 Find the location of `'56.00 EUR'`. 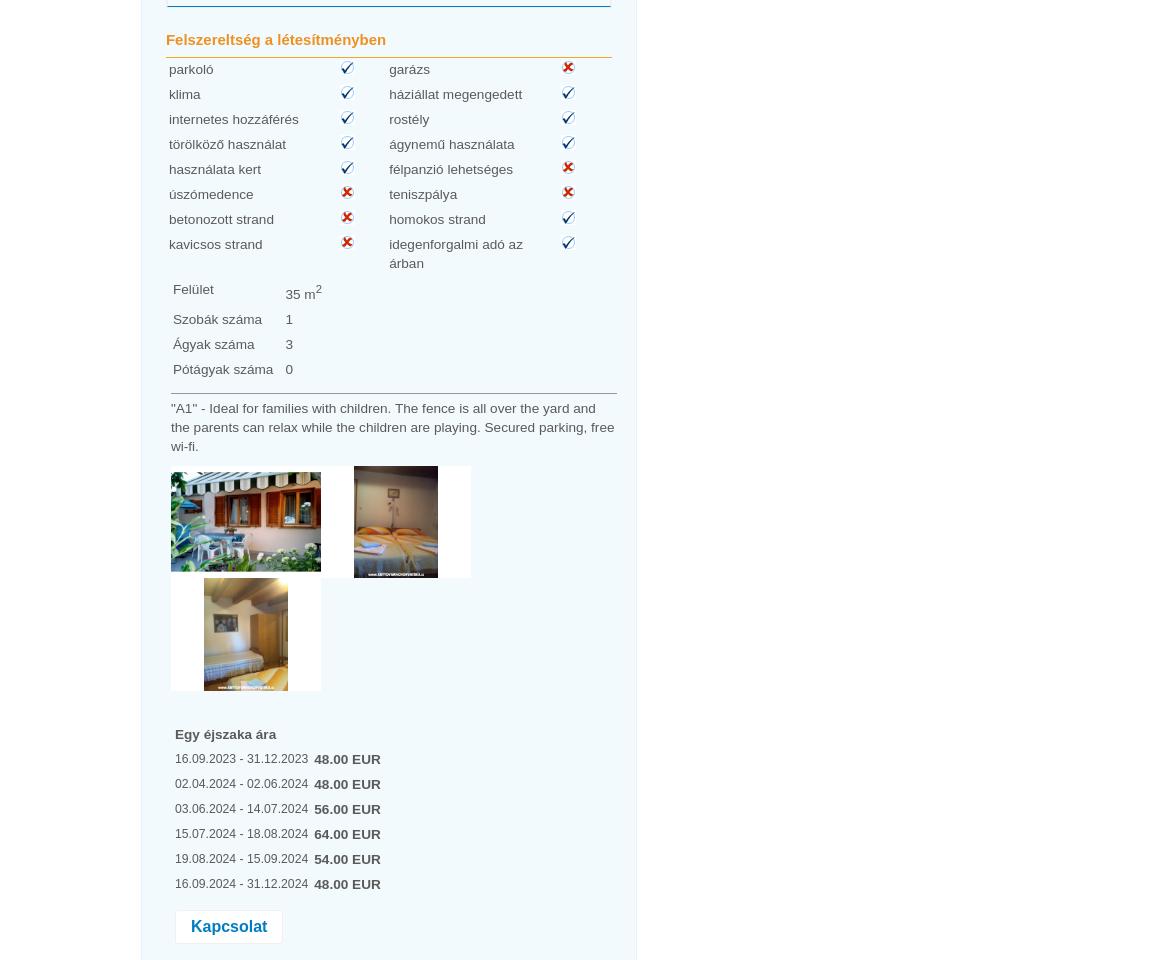

'56.00 EUR' is located at coordinates (346, 808).